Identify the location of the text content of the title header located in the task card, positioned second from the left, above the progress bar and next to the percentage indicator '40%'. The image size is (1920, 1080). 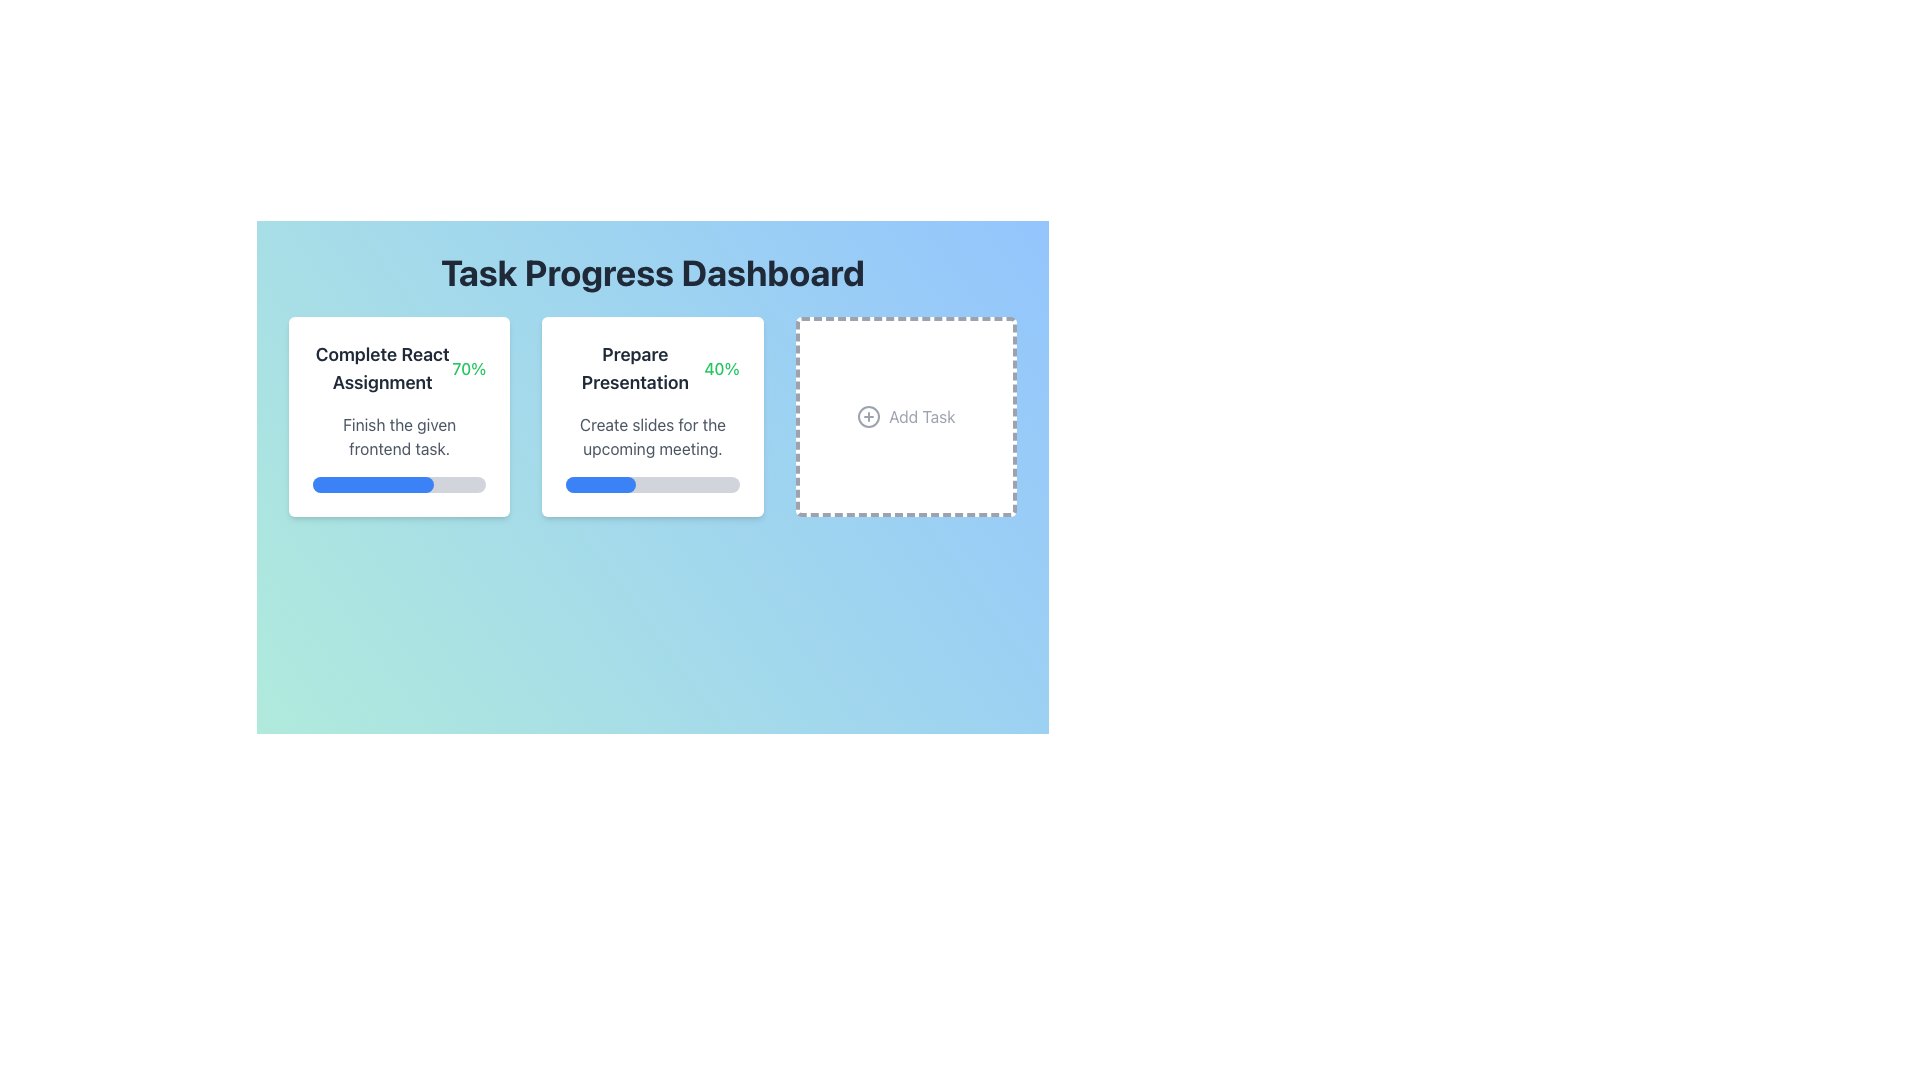
(634, 369).